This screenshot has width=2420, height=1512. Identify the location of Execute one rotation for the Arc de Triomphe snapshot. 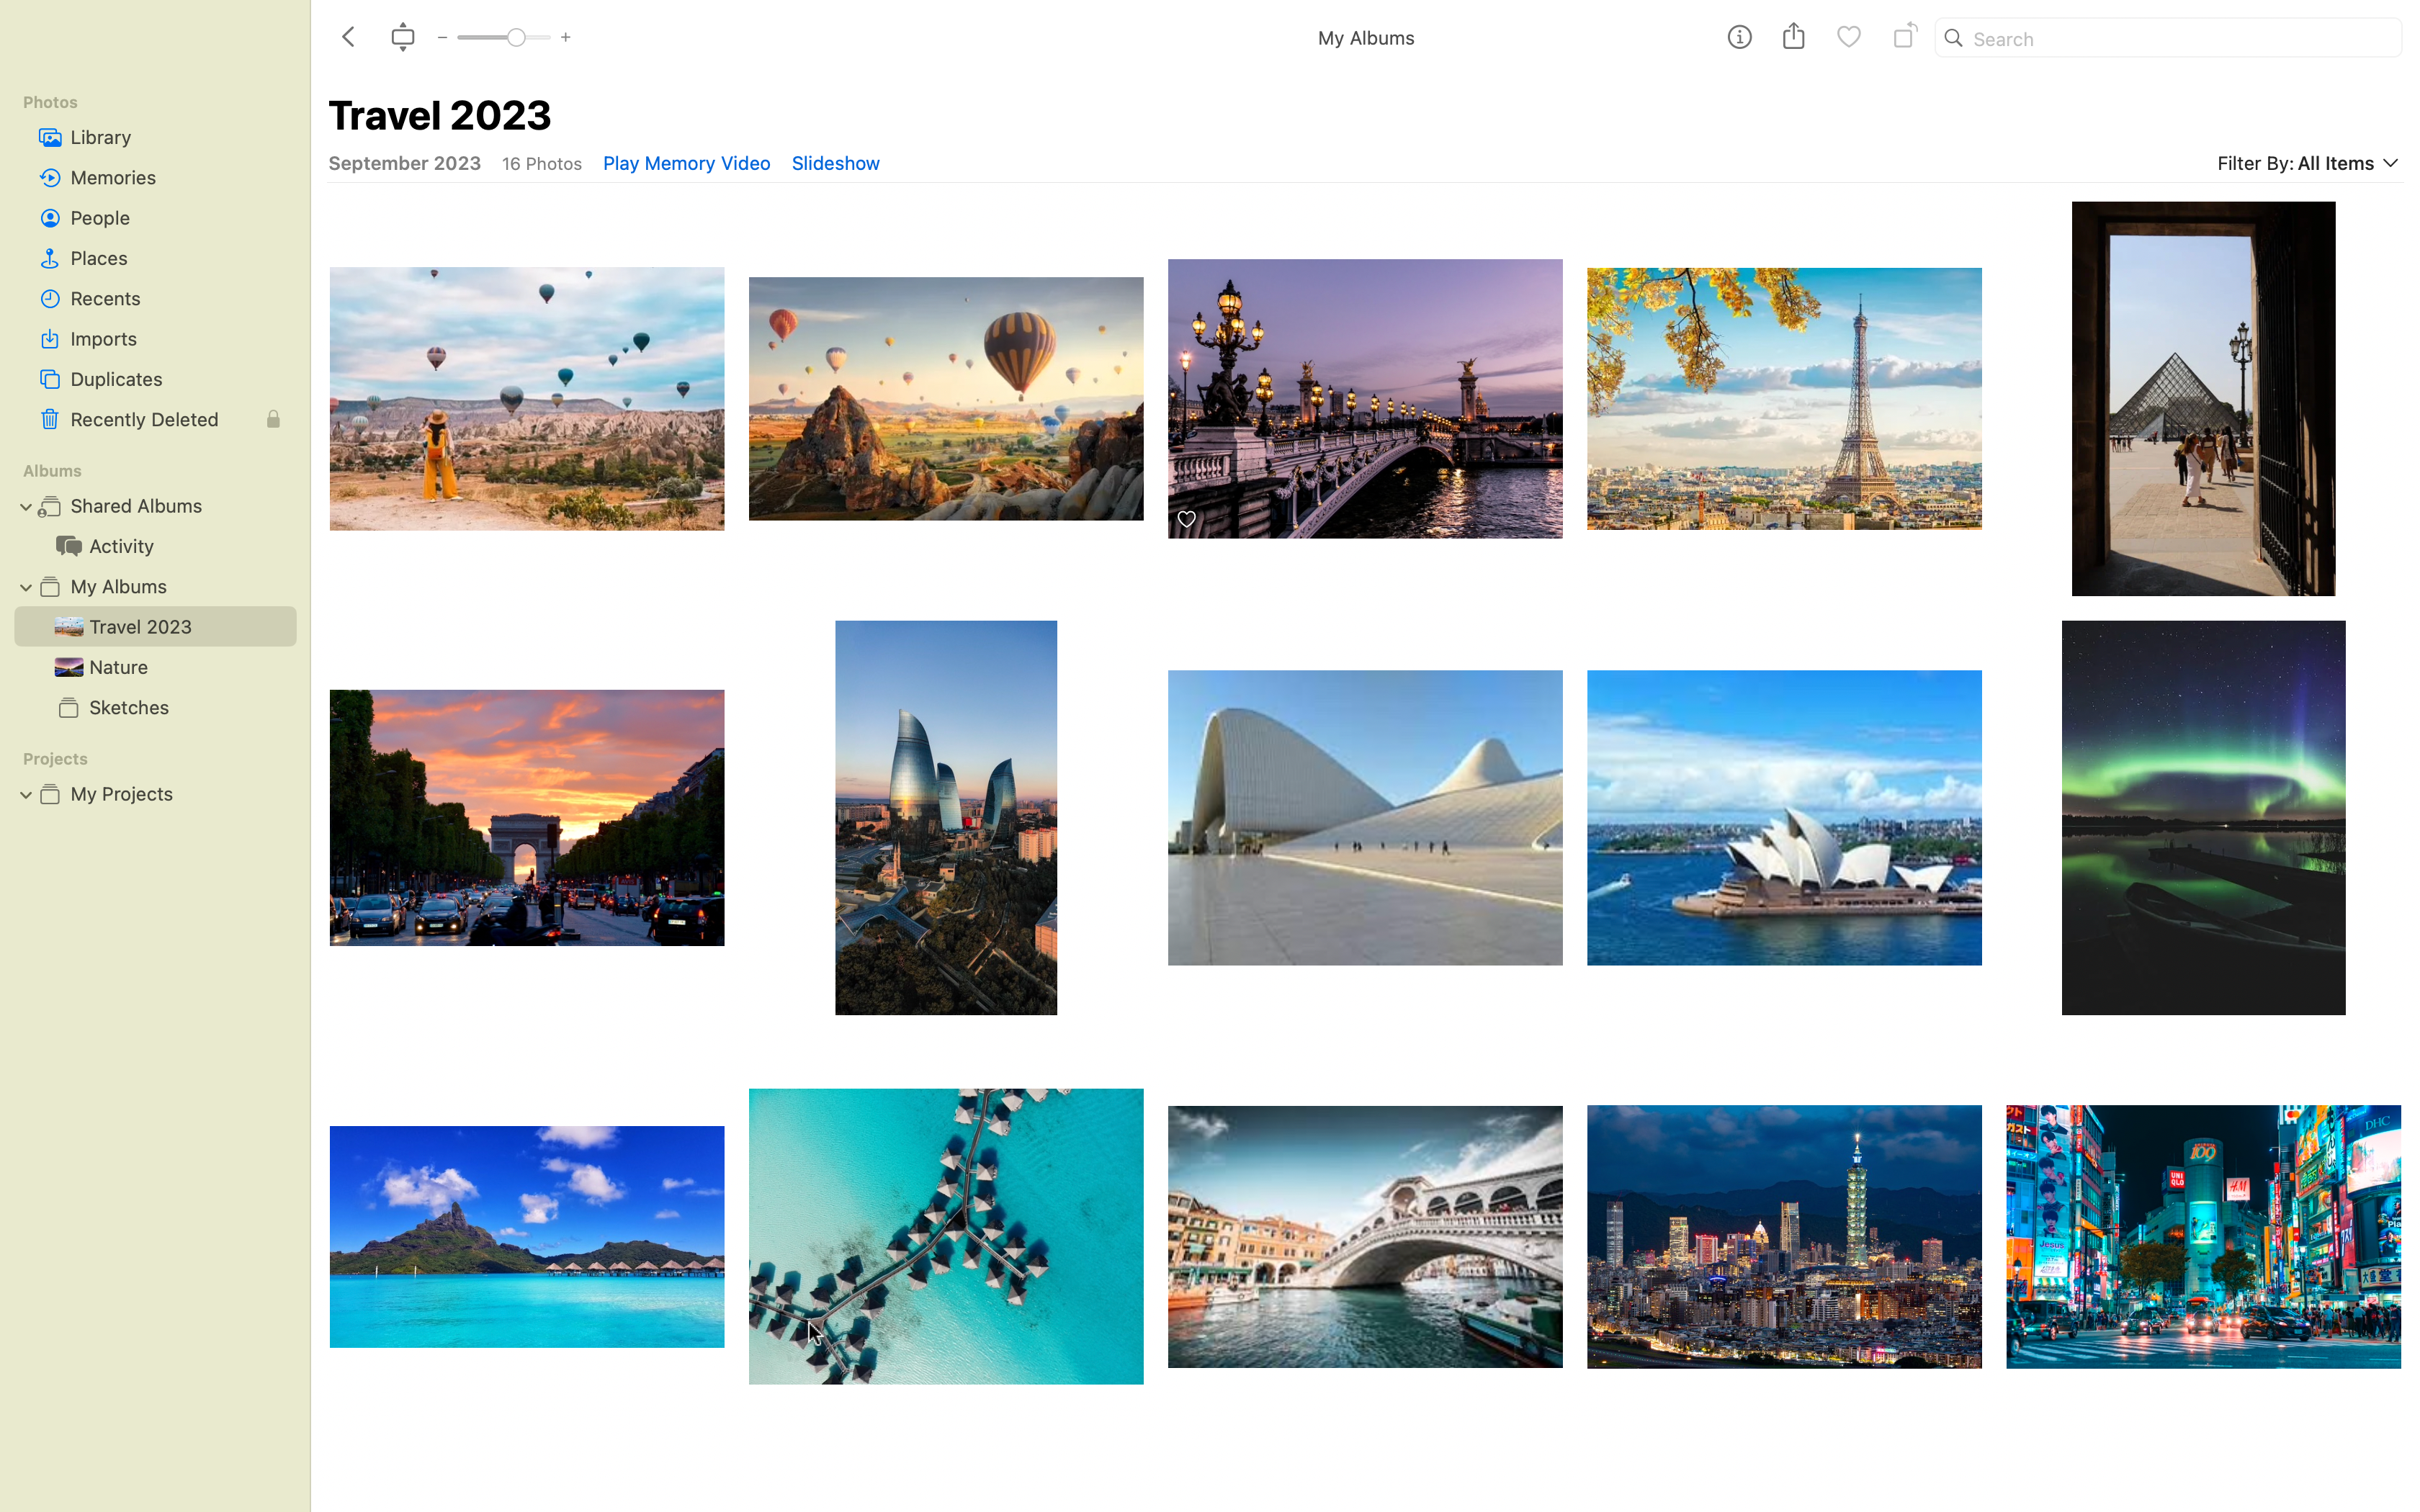
(523, 818).